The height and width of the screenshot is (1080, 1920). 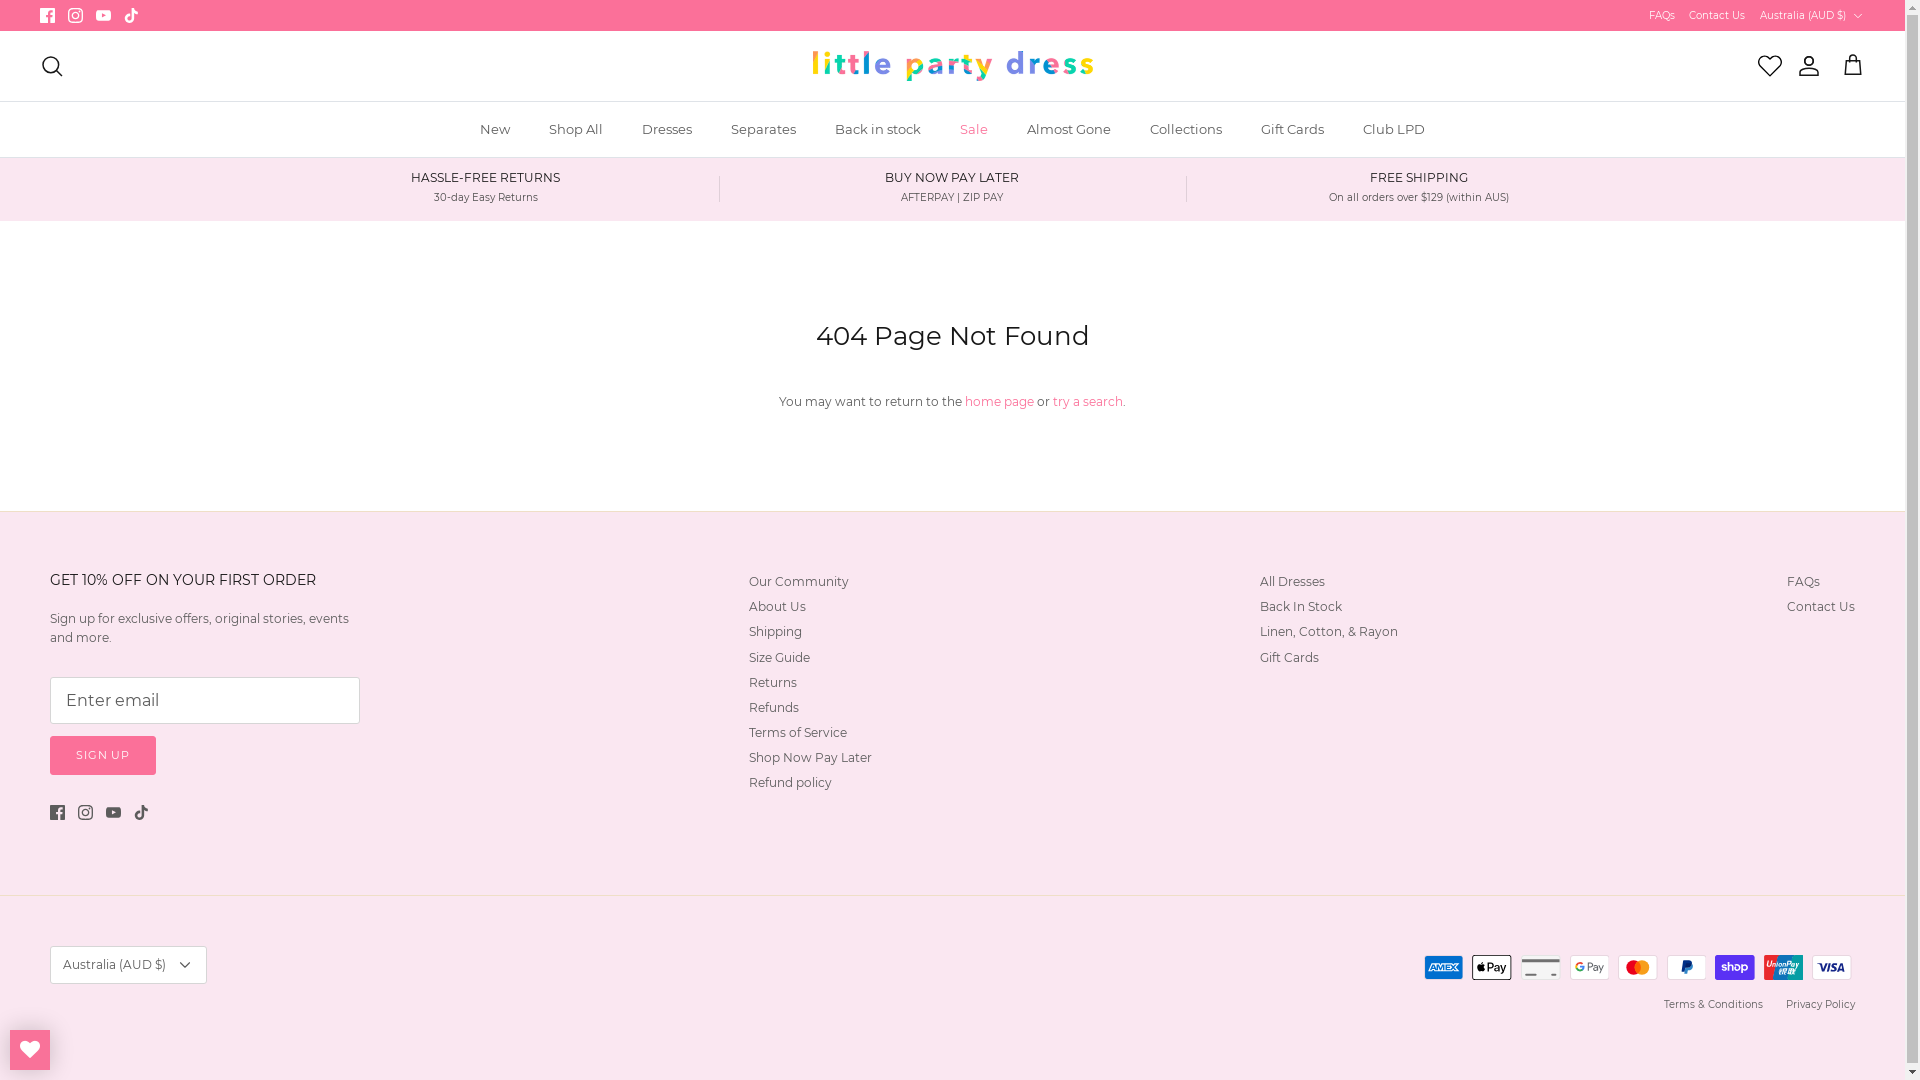 I want to click on 'Terms & Conditions', so click(x=1712, y=1004).